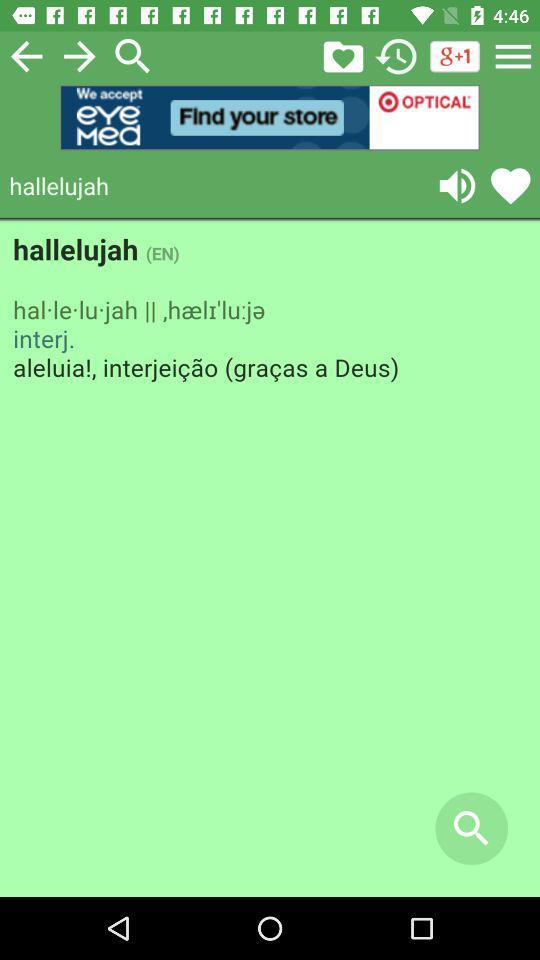  Describe the element at coordinates (25, 55) in the screenshot. I see `the arrow_backward icon` at that location.